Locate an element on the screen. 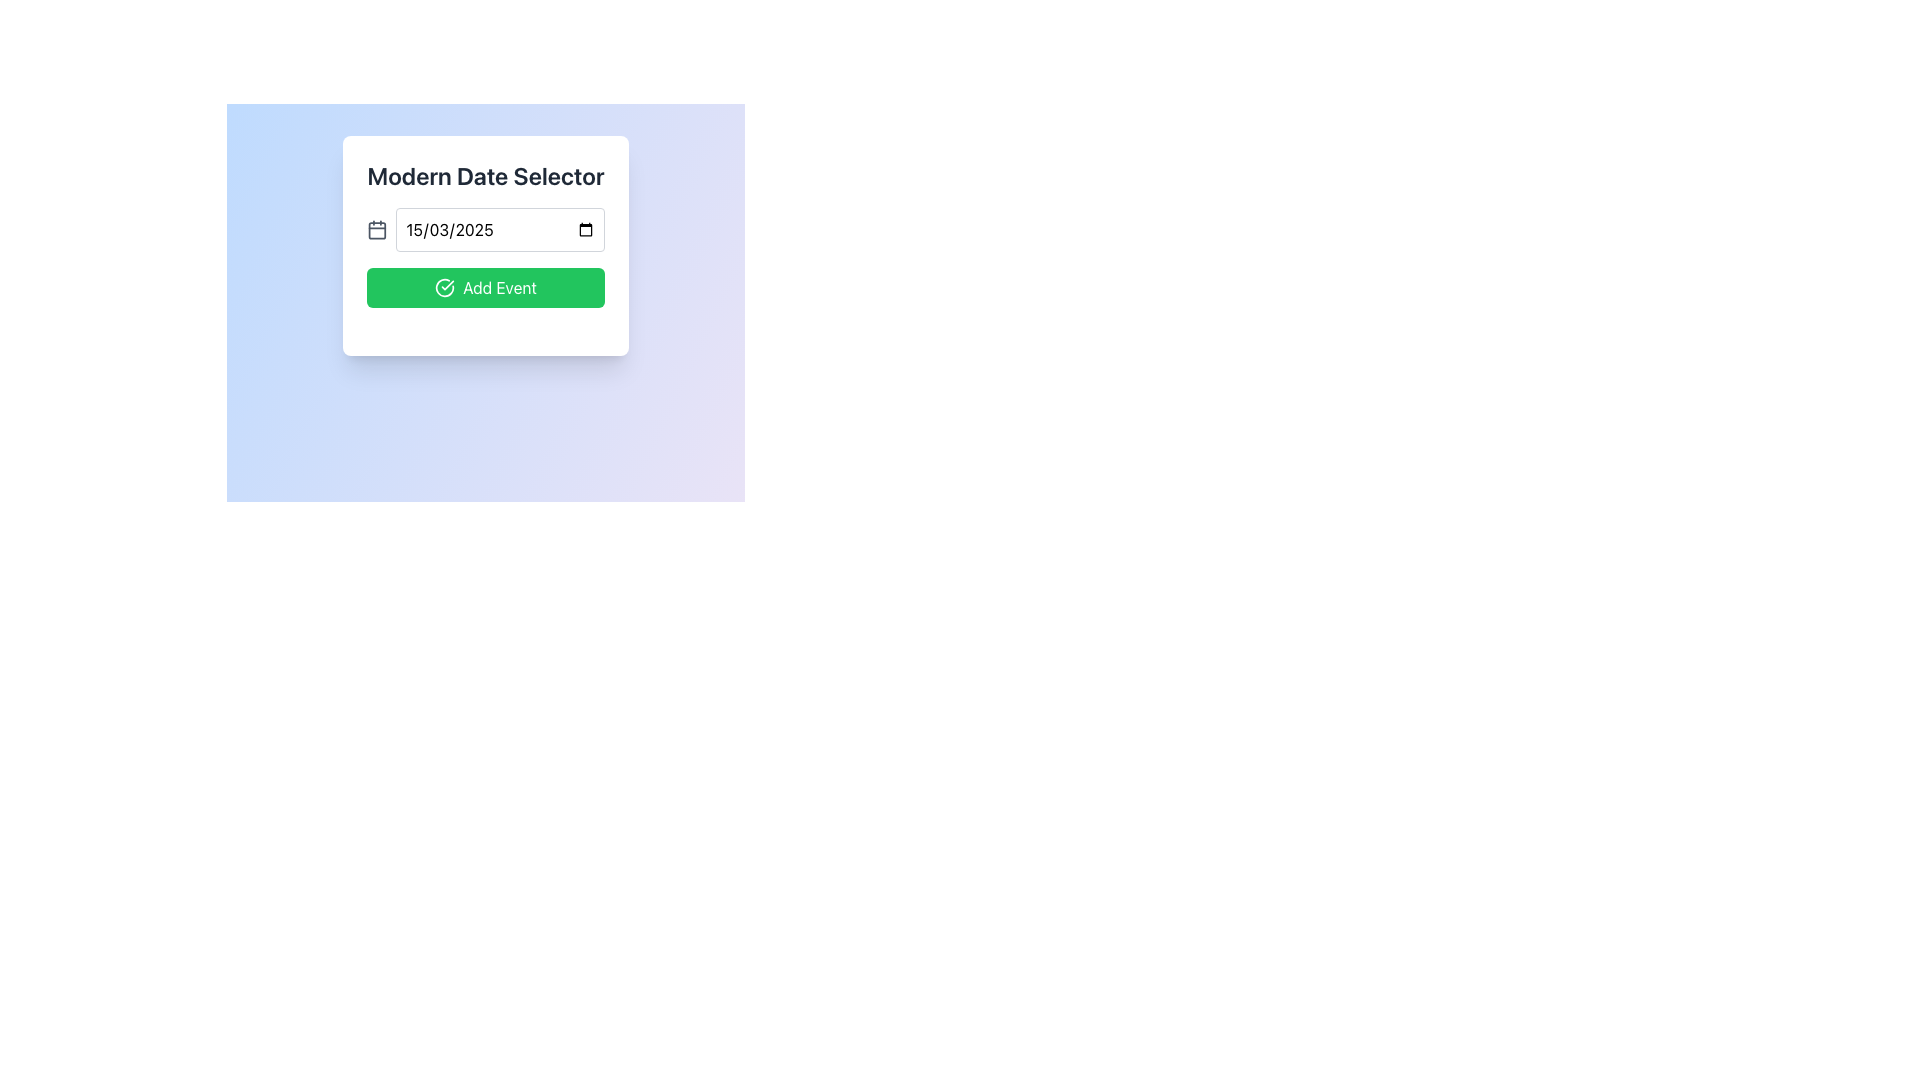 This screenshot has height=1080, width=1920. the 'Add Event' button which contains a graphical icon of a large circle with a checkmark inside, positioned towards the left side of the button's text is located at coordinates (444, 288).